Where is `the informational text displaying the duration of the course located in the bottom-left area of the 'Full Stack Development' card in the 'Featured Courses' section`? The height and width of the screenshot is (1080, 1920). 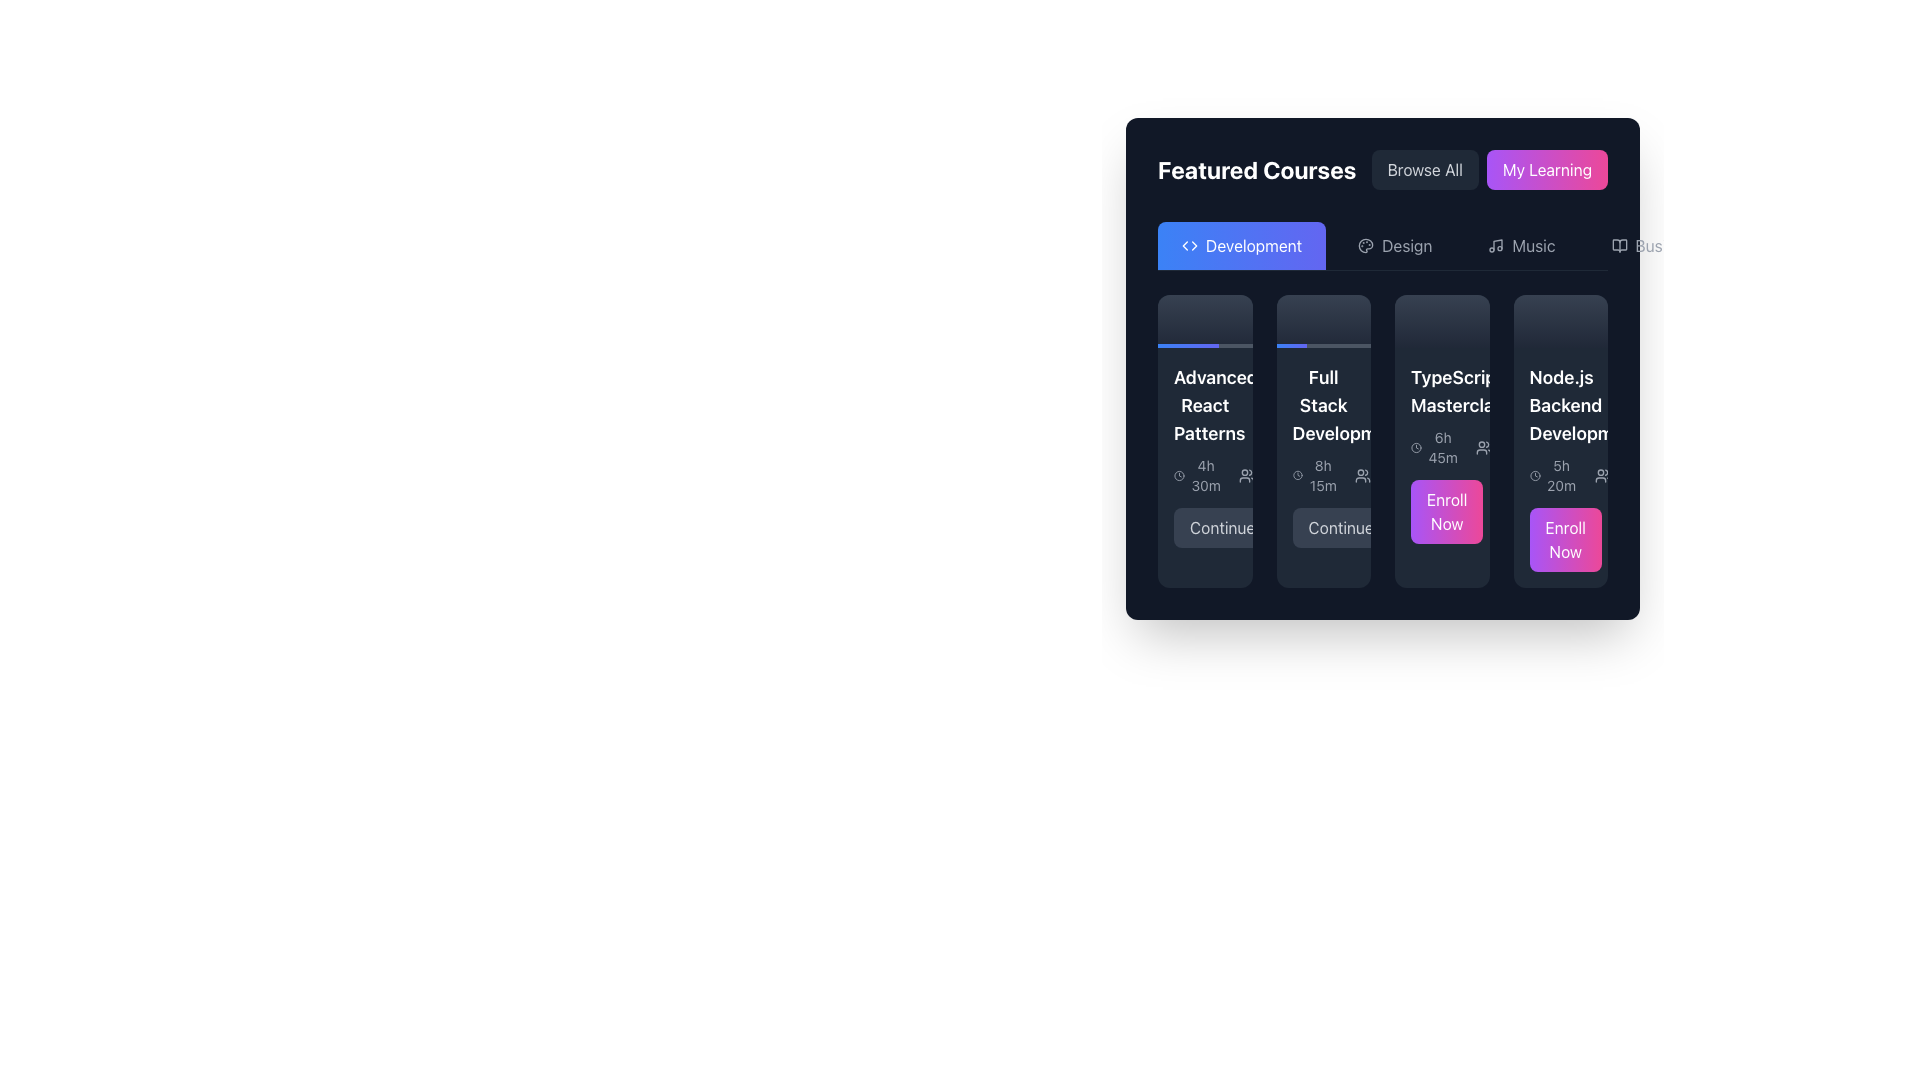 the informational text displaying the duration of the course located in the bottom-left area of the 'Full Stack Development' card in the 'Featured Courses' section is located at coordinates (1315, 476).